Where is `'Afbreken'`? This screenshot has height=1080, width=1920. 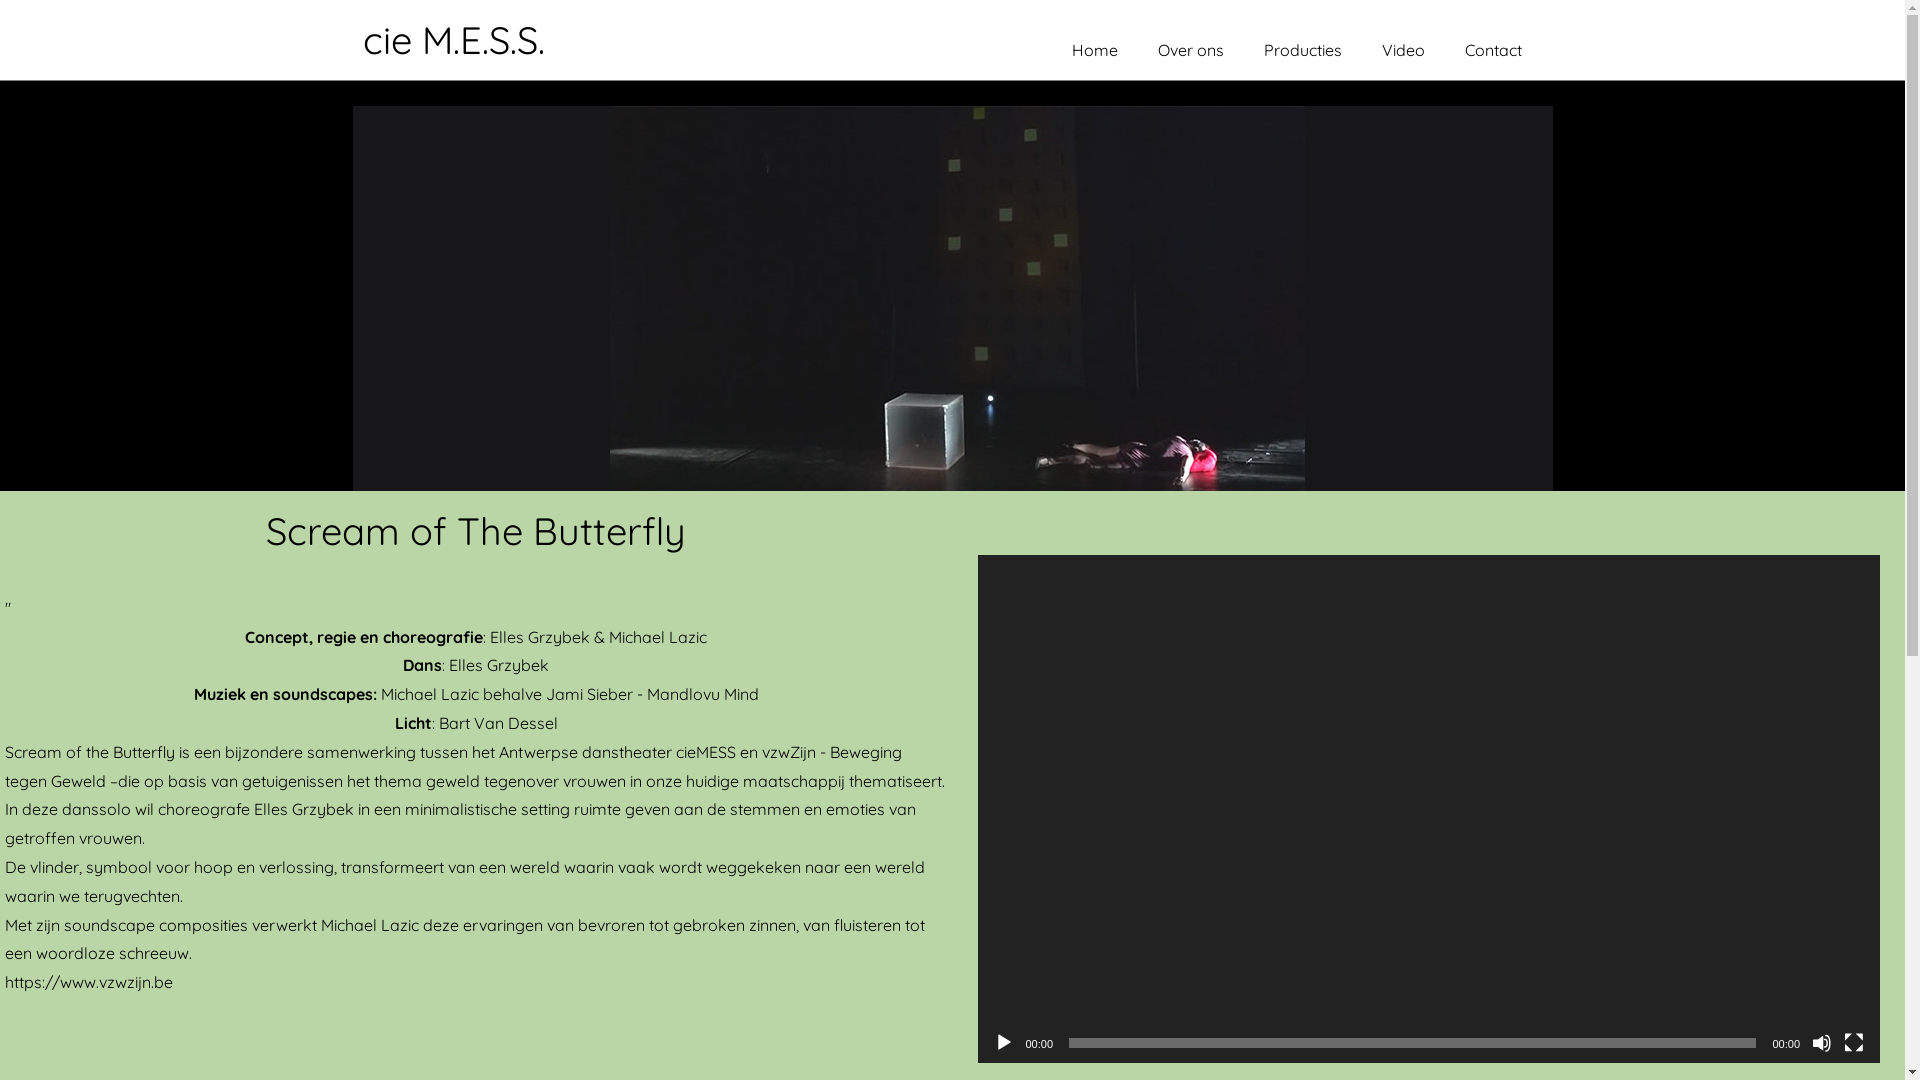 'Afbreken' is located at coordinates (1811, 1041).